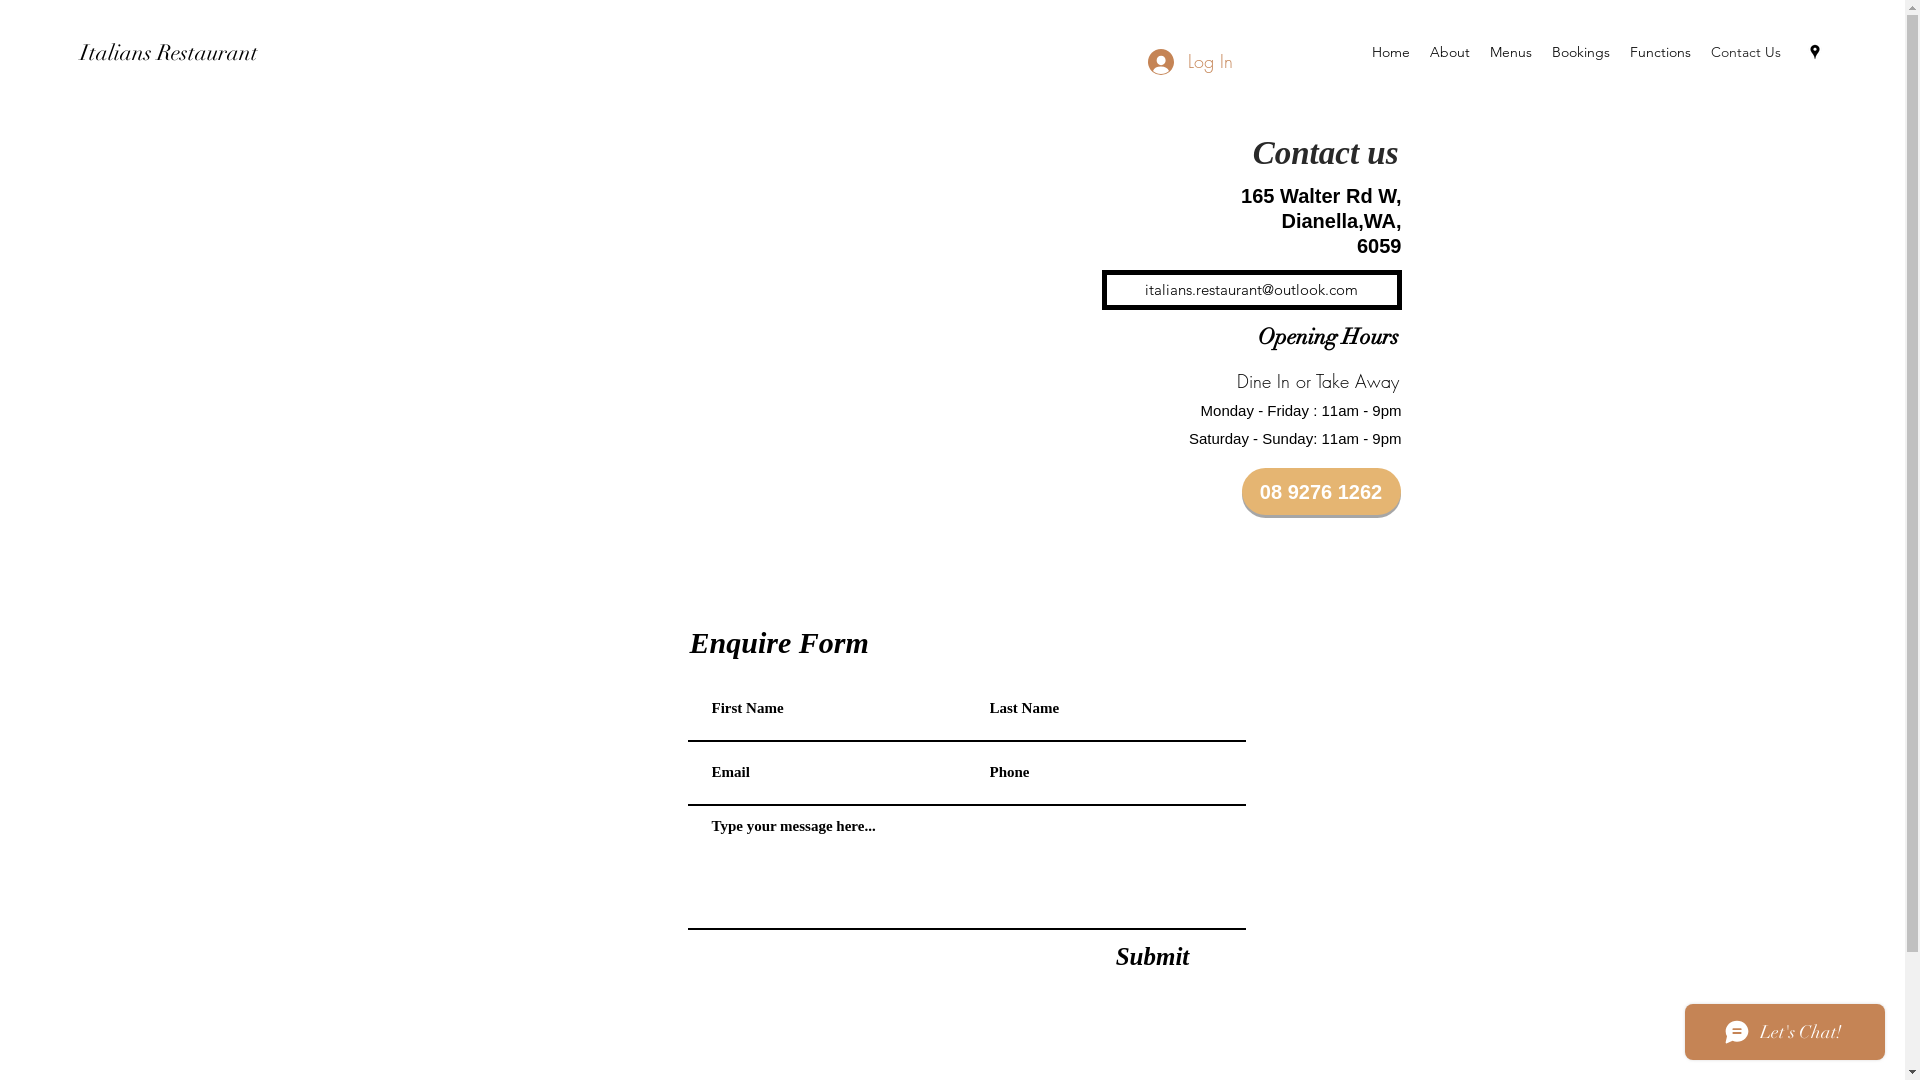 This screenshot has width=1920, height=1080. What do you see at coordinates (168, 51) in the screenshot?
I see `'Italians Restaurant'` at bounding box center [168, 51].